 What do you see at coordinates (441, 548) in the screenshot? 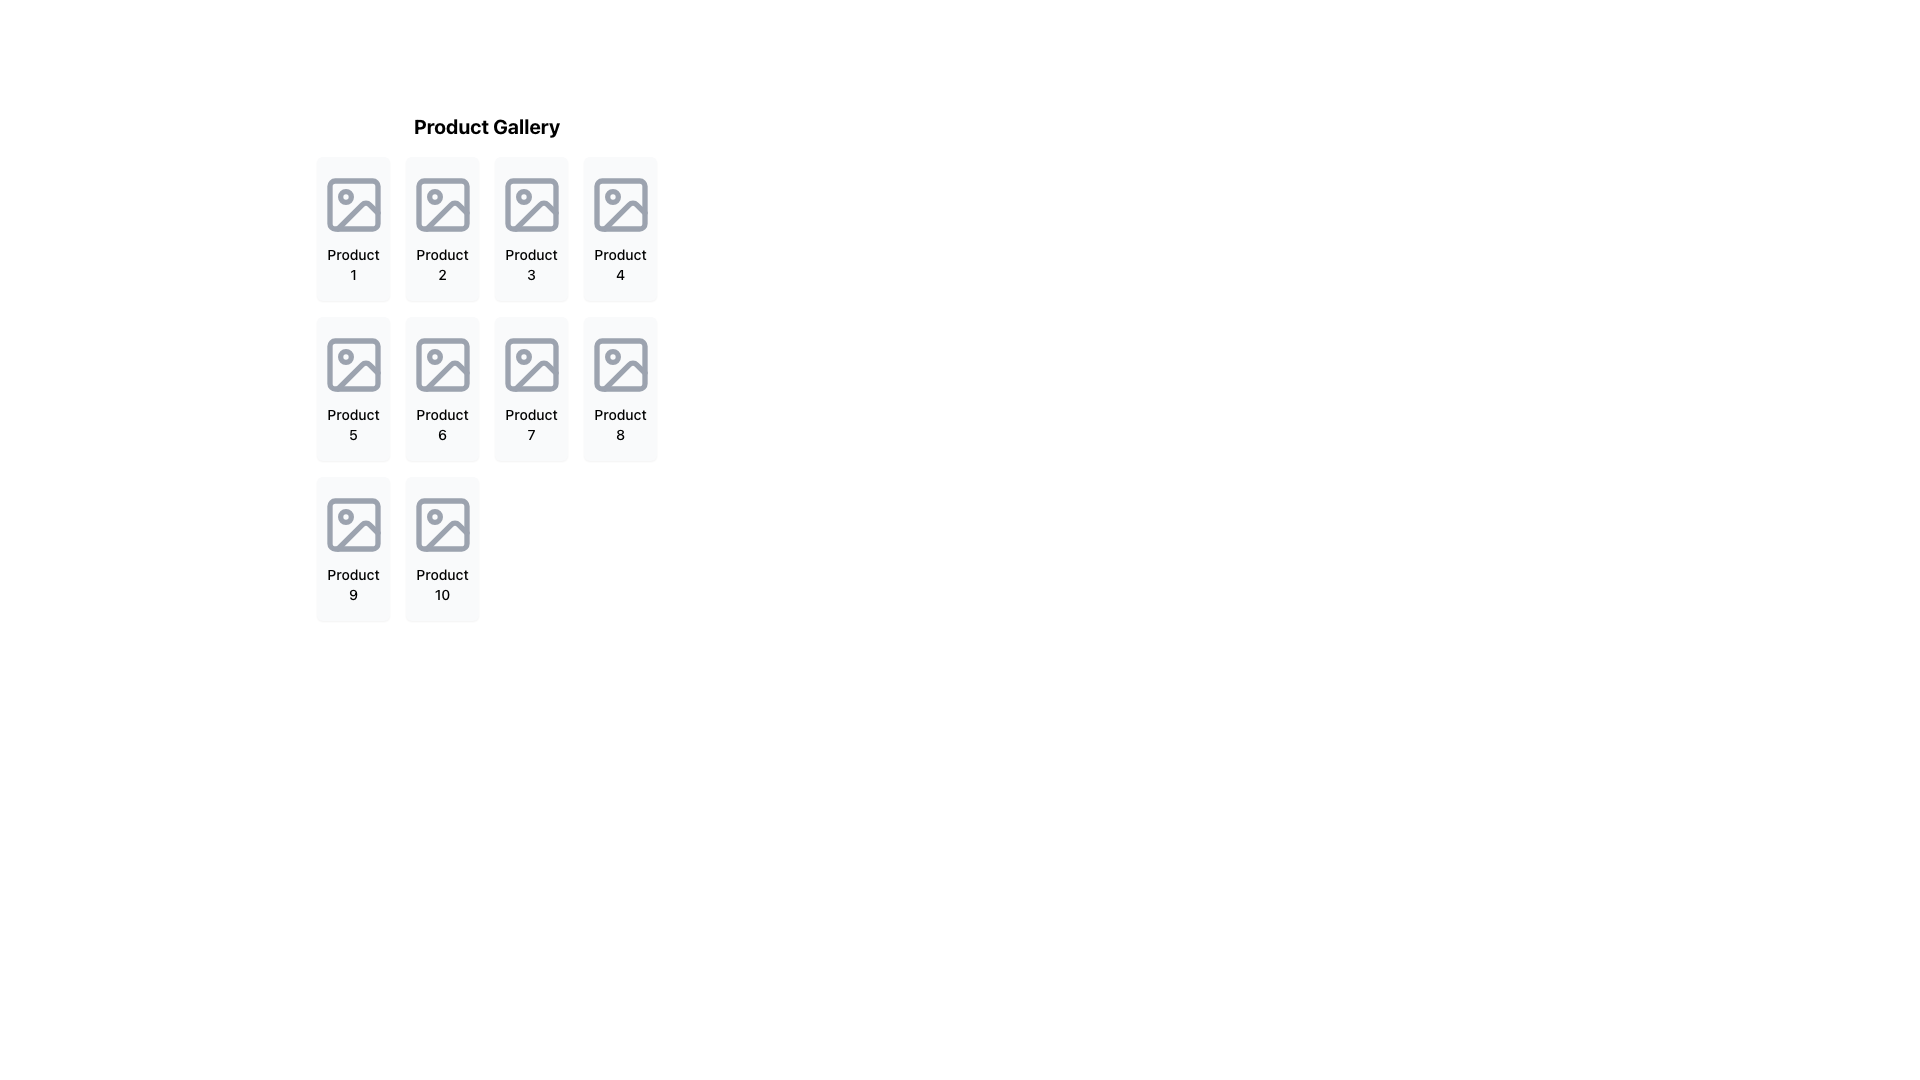
I see `the card representing 'Product 10', which features a light gray background, a centered icon of a placeholder image, and the text 'Product 10'. It is located at the bottom-right corner of a 2x5 grid layout under the 'Product Gallery' heading` at bounding box center [441, 548].